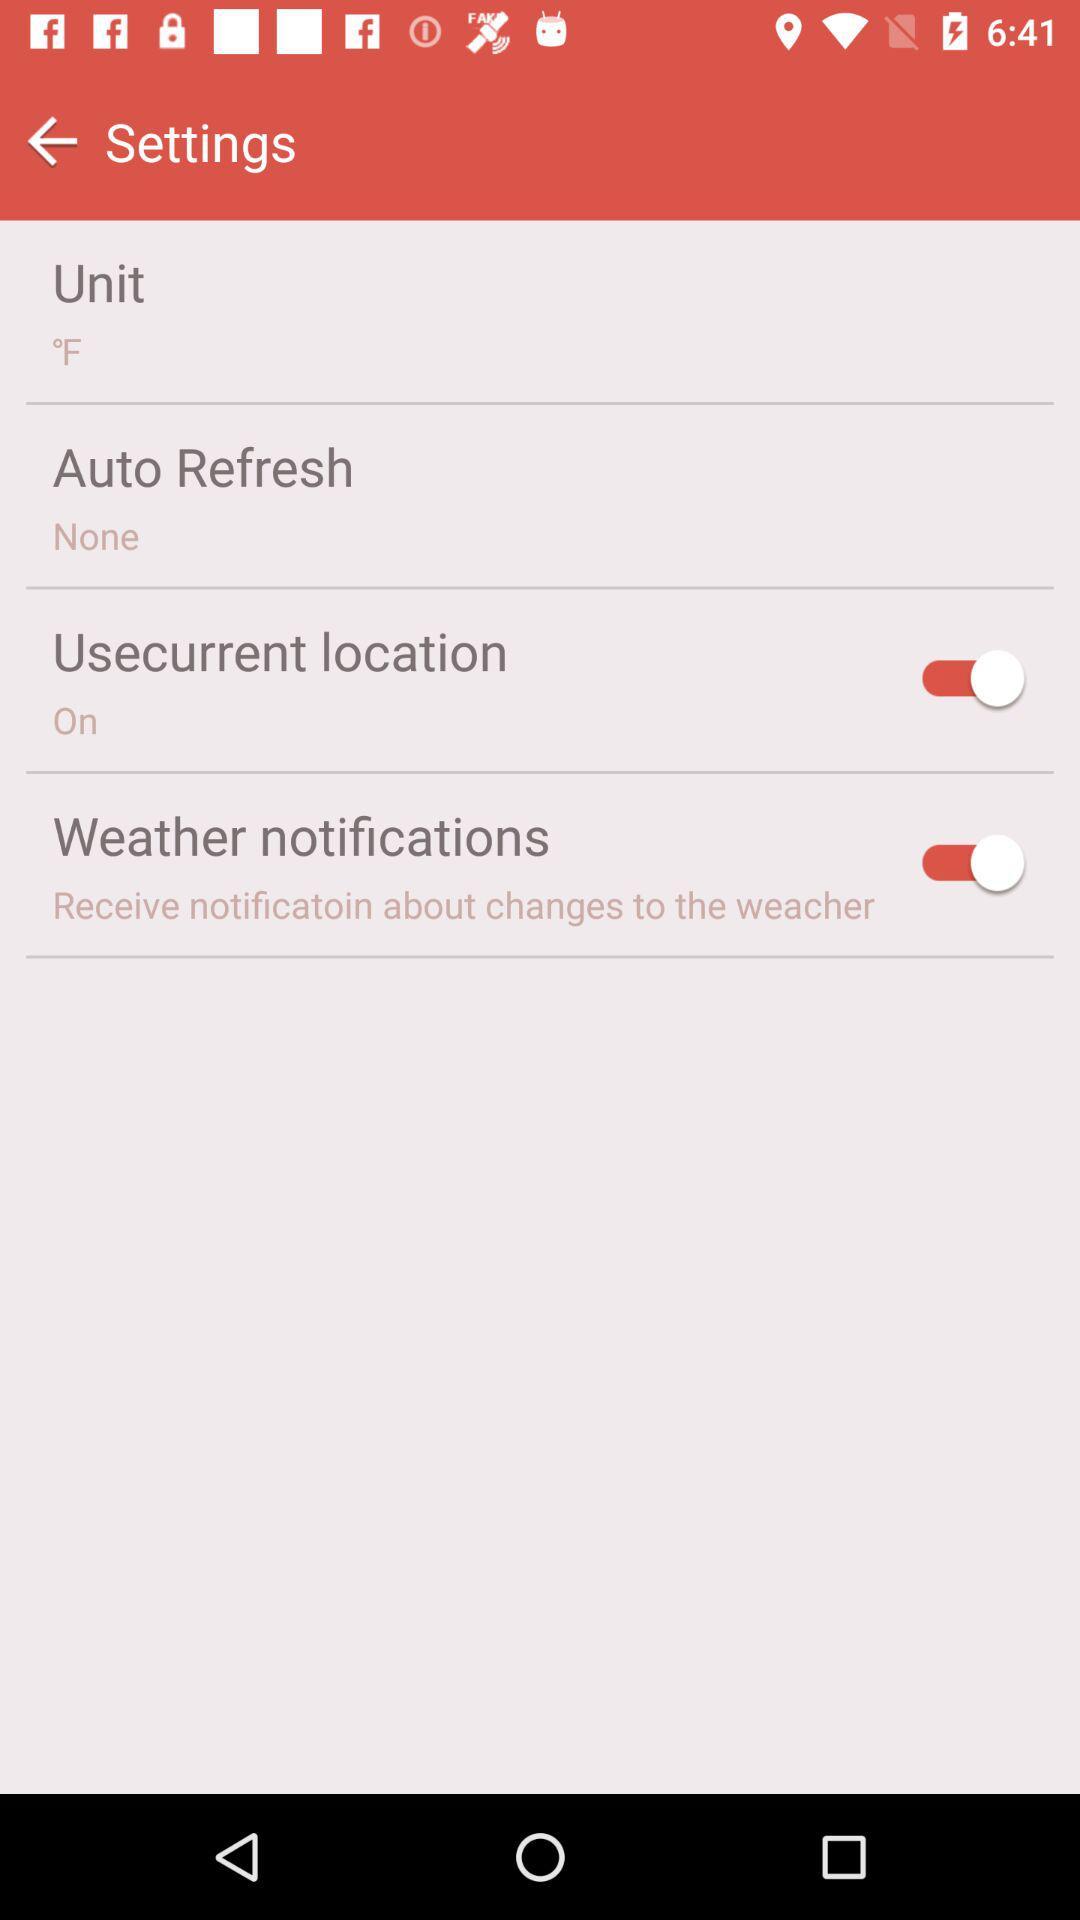  What do you see at coordinates (974, 681) in the screenshot?
I see `item next to the usecurrent location icon` at bounding box center [974, 681].